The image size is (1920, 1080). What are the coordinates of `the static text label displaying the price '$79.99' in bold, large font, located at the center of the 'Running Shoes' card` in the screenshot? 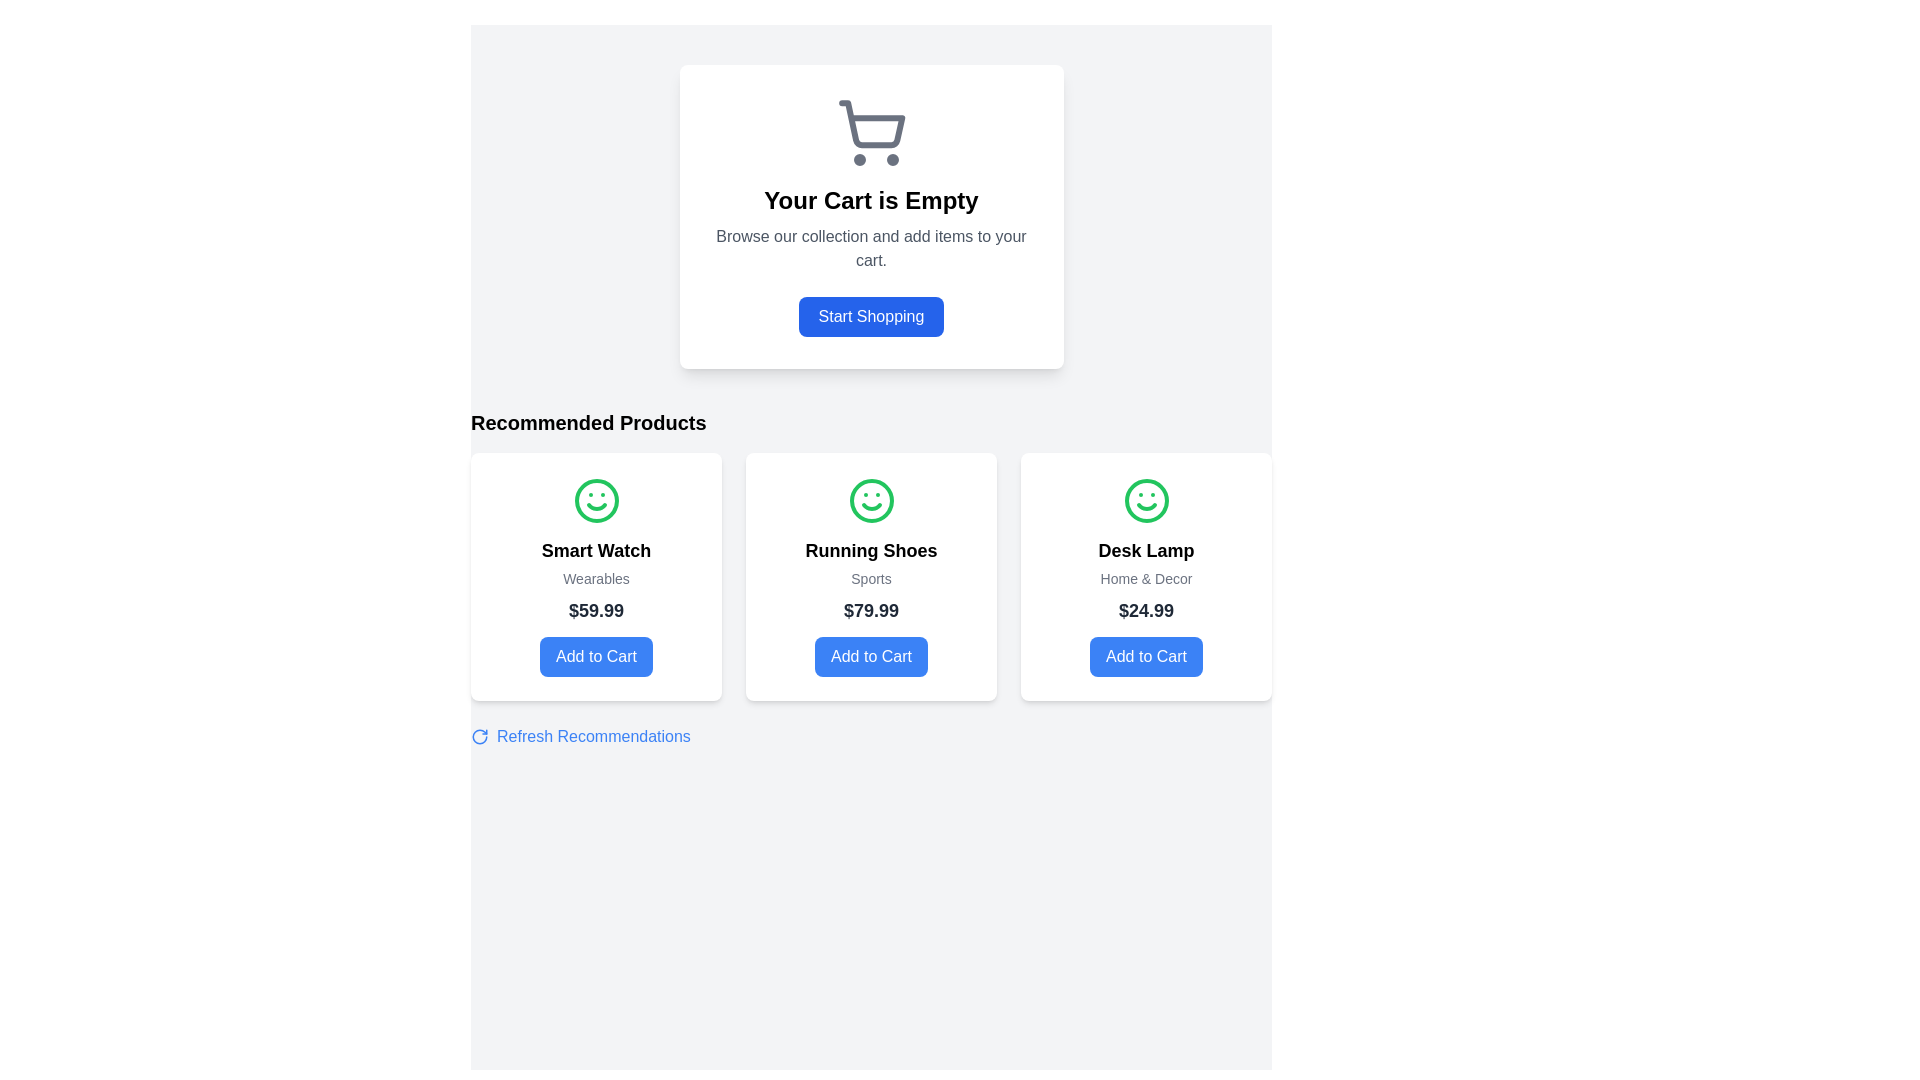 It's located at (871, 609).